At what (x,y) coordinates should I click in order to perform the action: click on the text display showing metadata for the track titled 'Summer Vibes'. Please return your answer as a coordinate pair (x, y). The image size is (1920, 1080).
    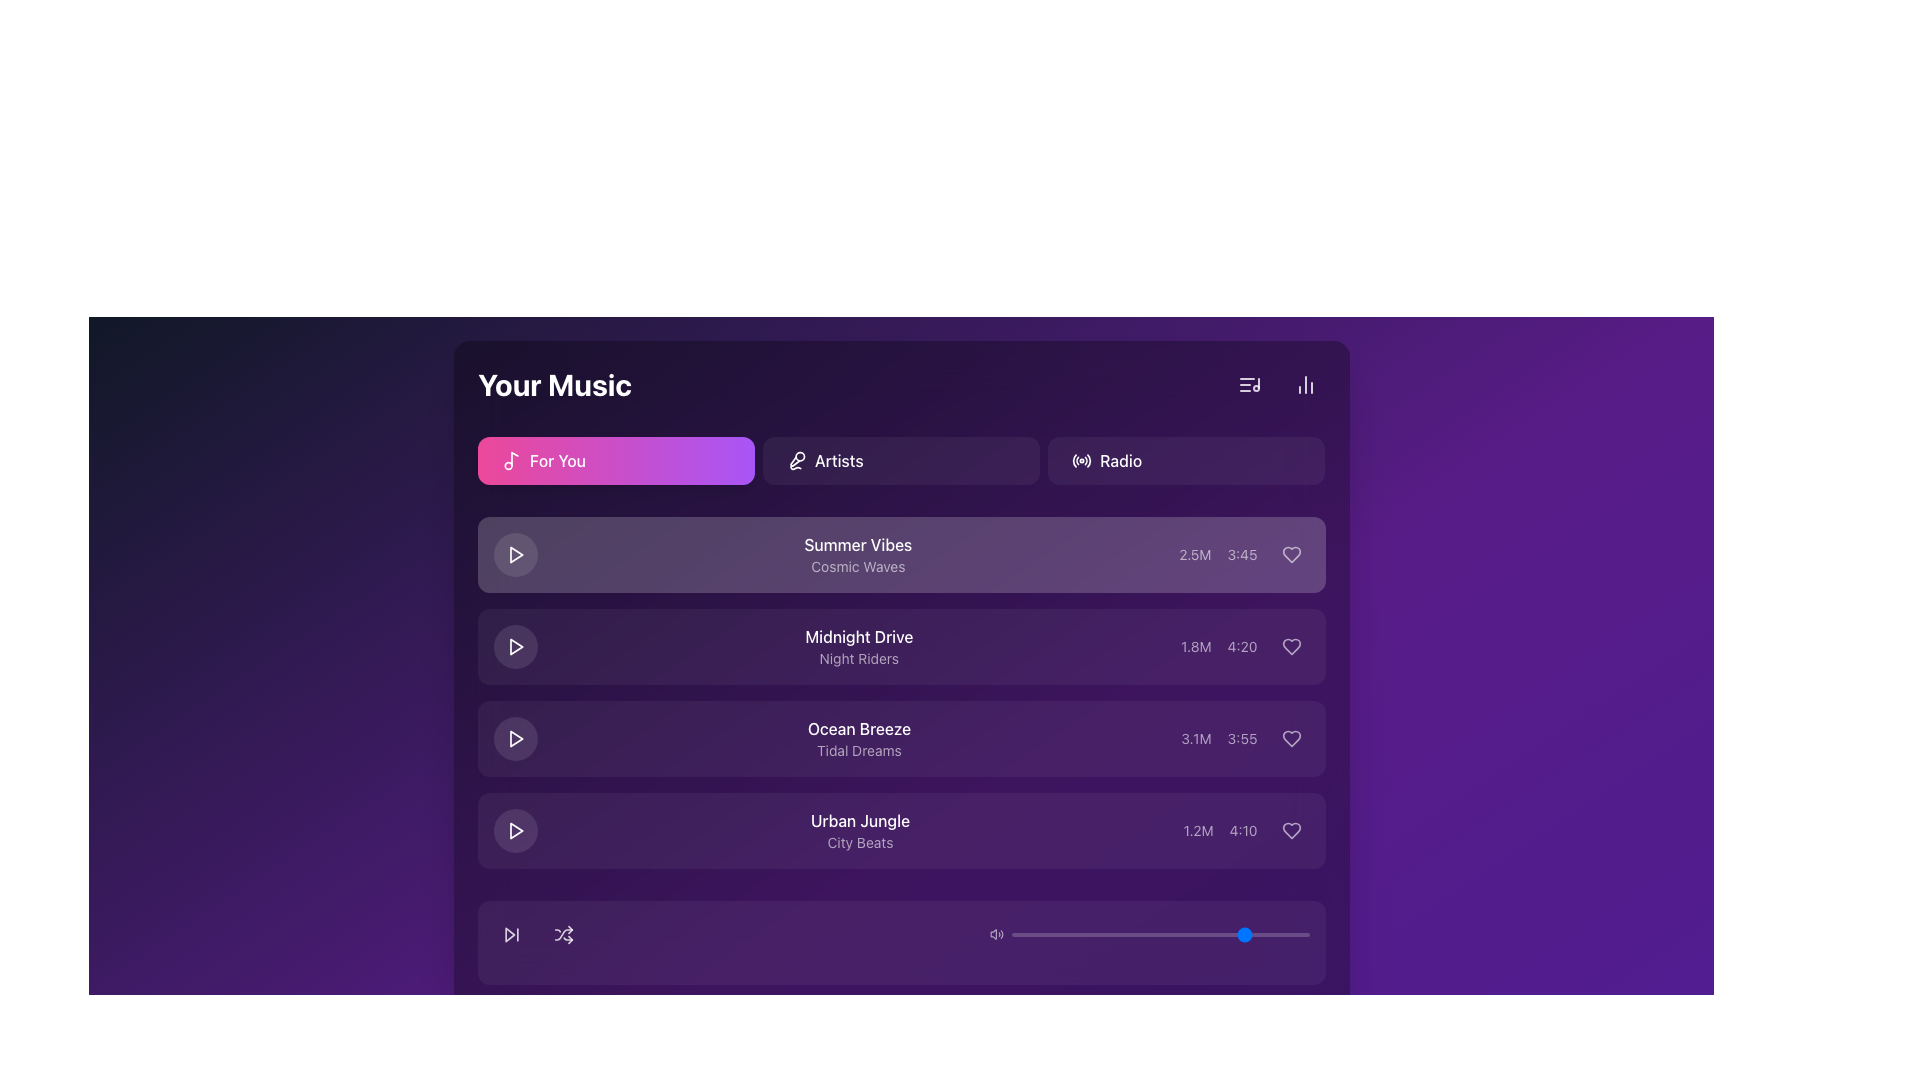
    Looking at the image, I should click on (1243, 555).